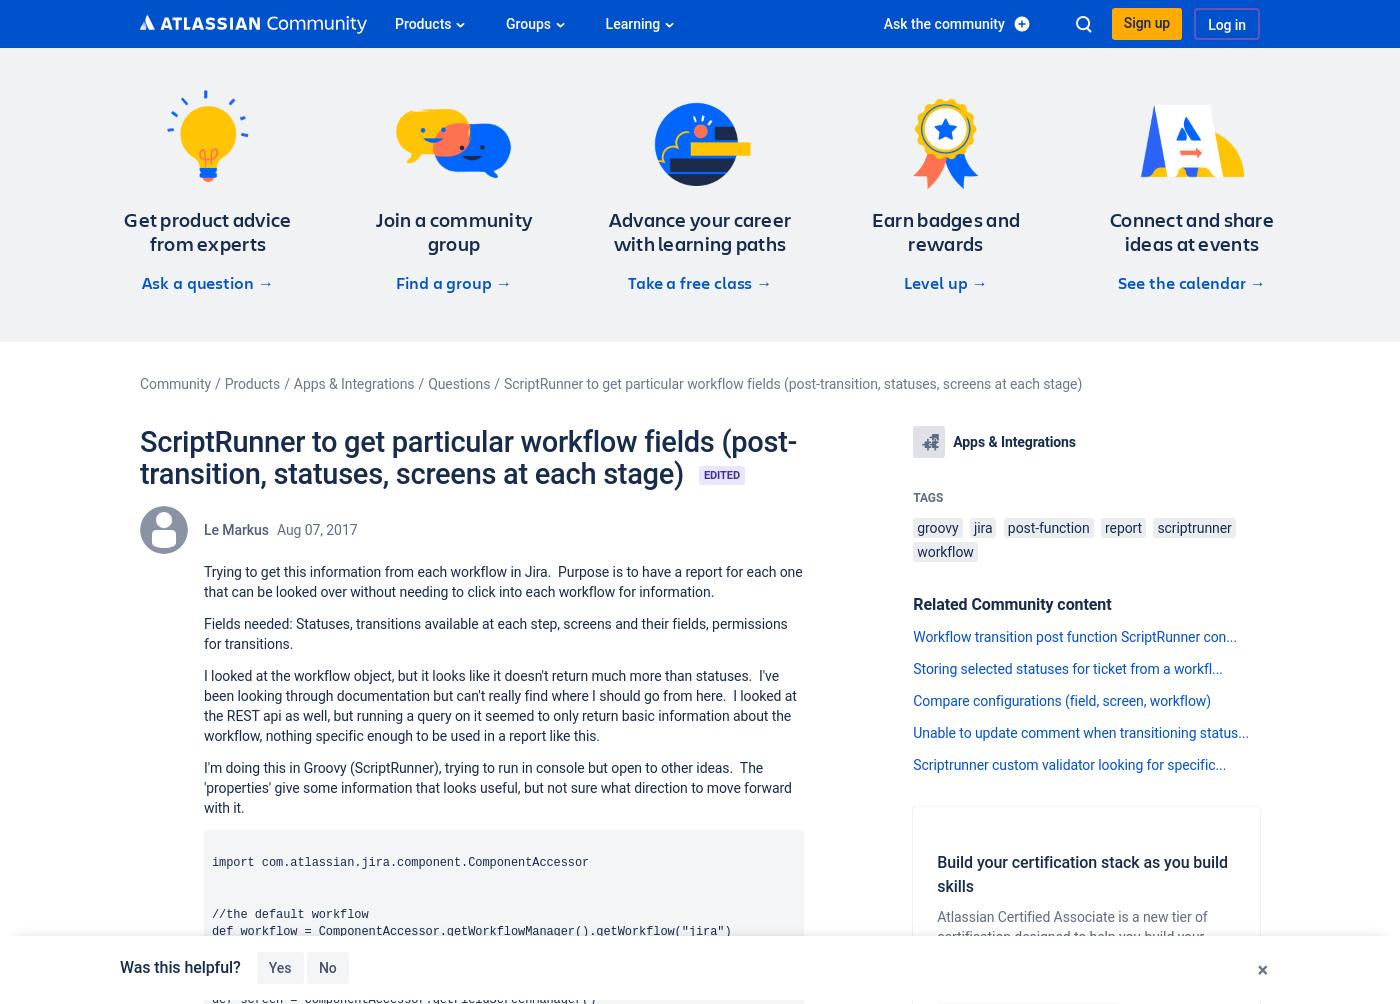 Image resolution: width=1400 pixels, height=1004 pixels. Describe the element at coordinates (502, 582) in the screenshot. I see `'Trying to get this information from each workflow in Jira.  Purpose is to have a report for each one that can be looked over without needing to click into each workflow for information.'` at that location.